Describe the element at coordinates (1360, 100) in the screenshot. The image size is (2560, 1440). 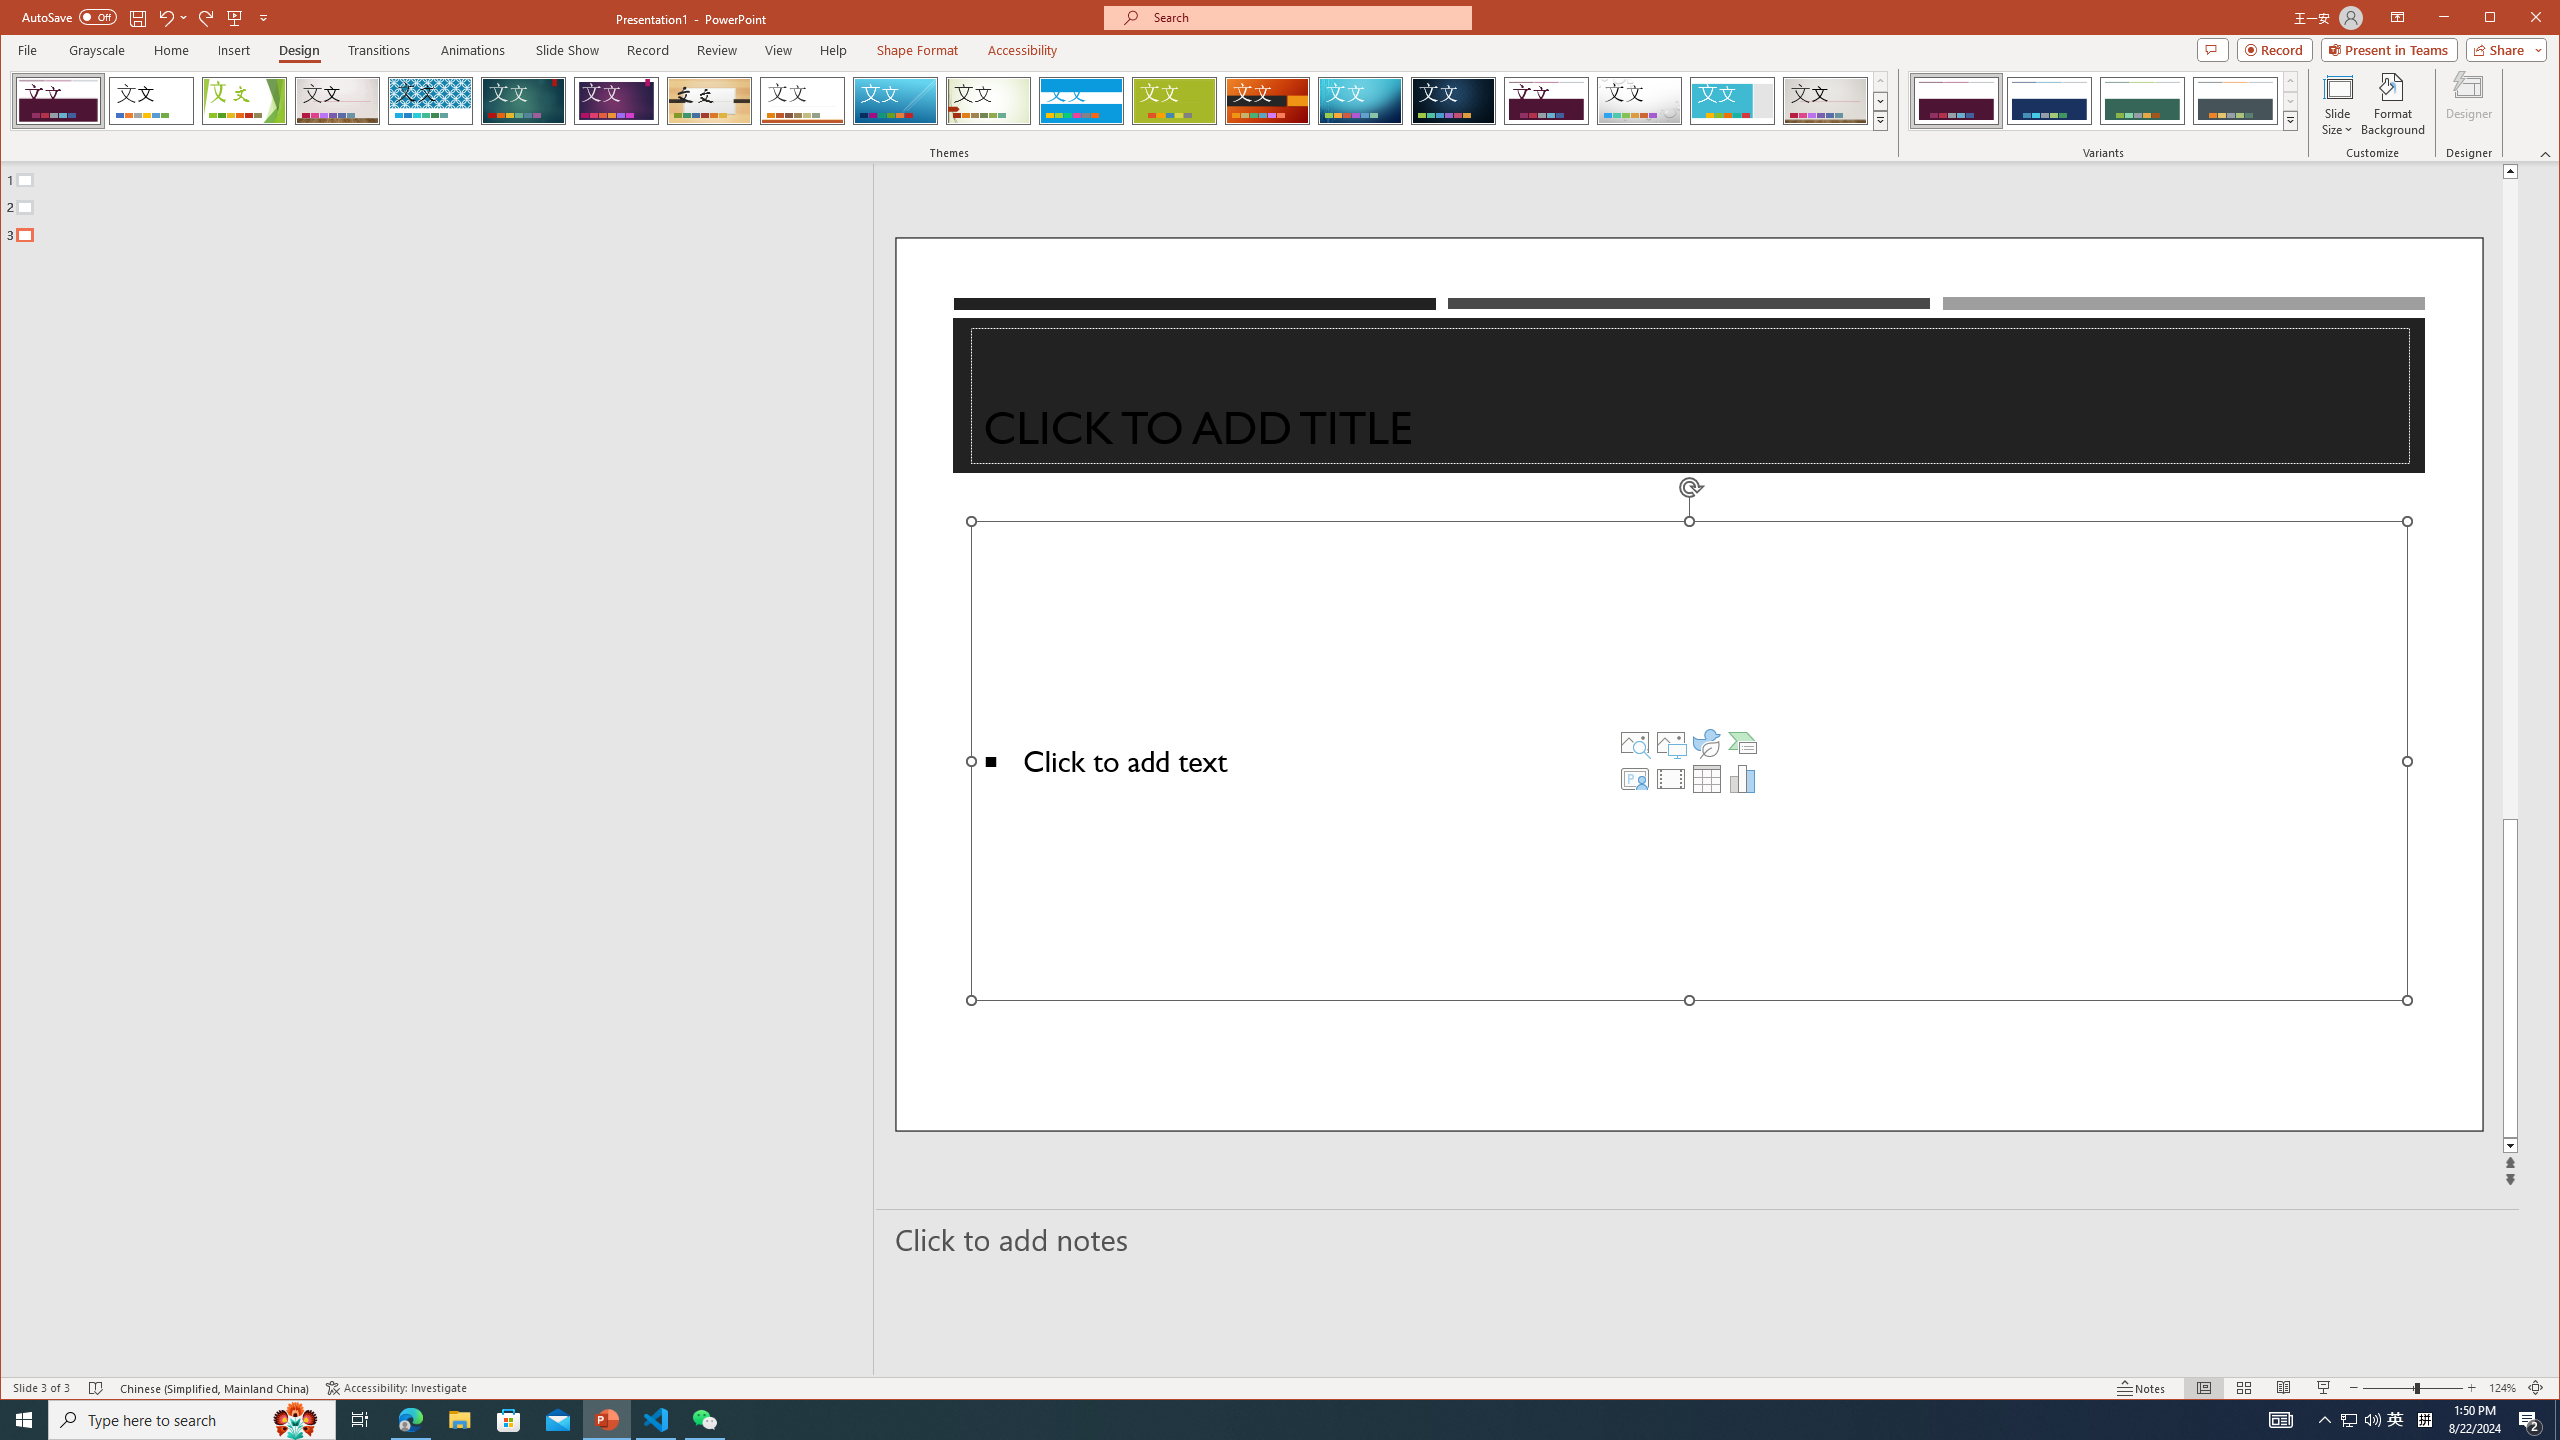
I see `'Circuit'` at that location.